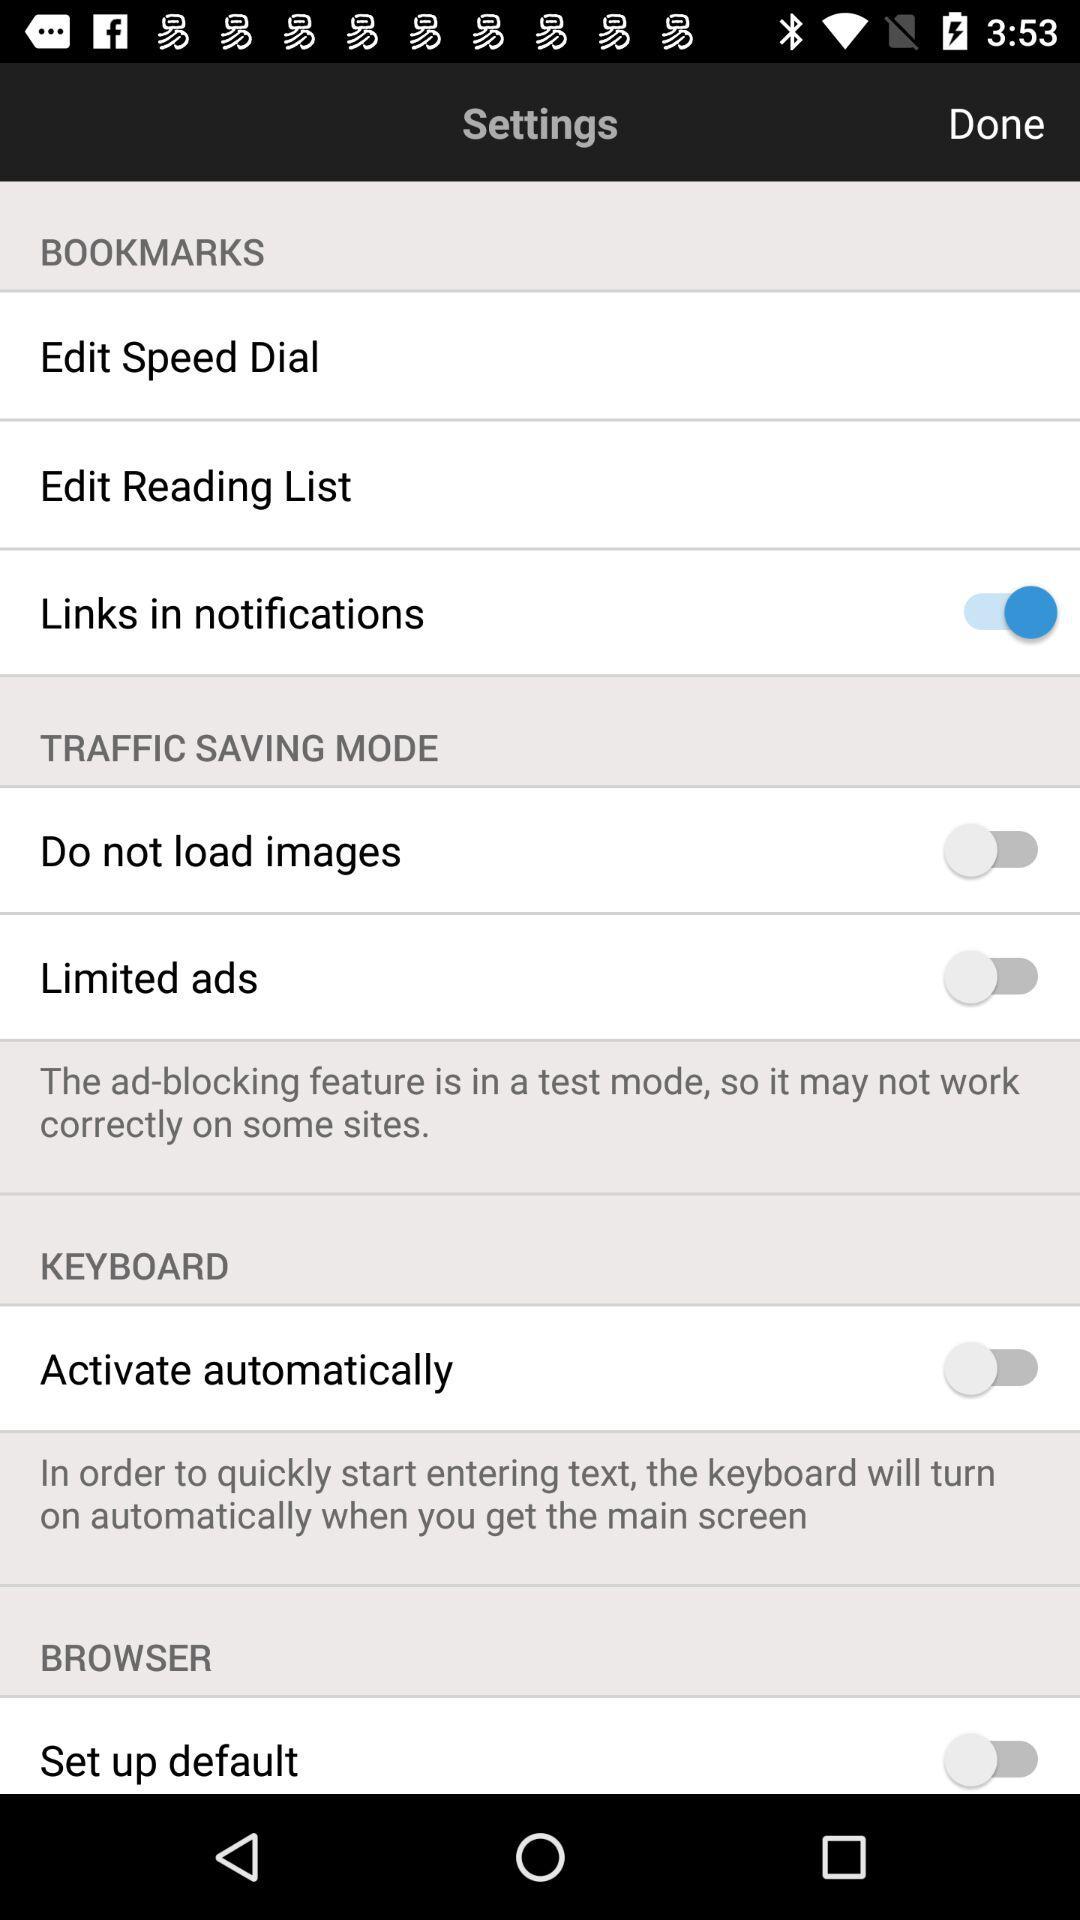 The height and width of the screenshot is (1920, 1080). Describe the element at coordinates (1000, 611) in the screenshot. I see `switch notifications option` at that location.